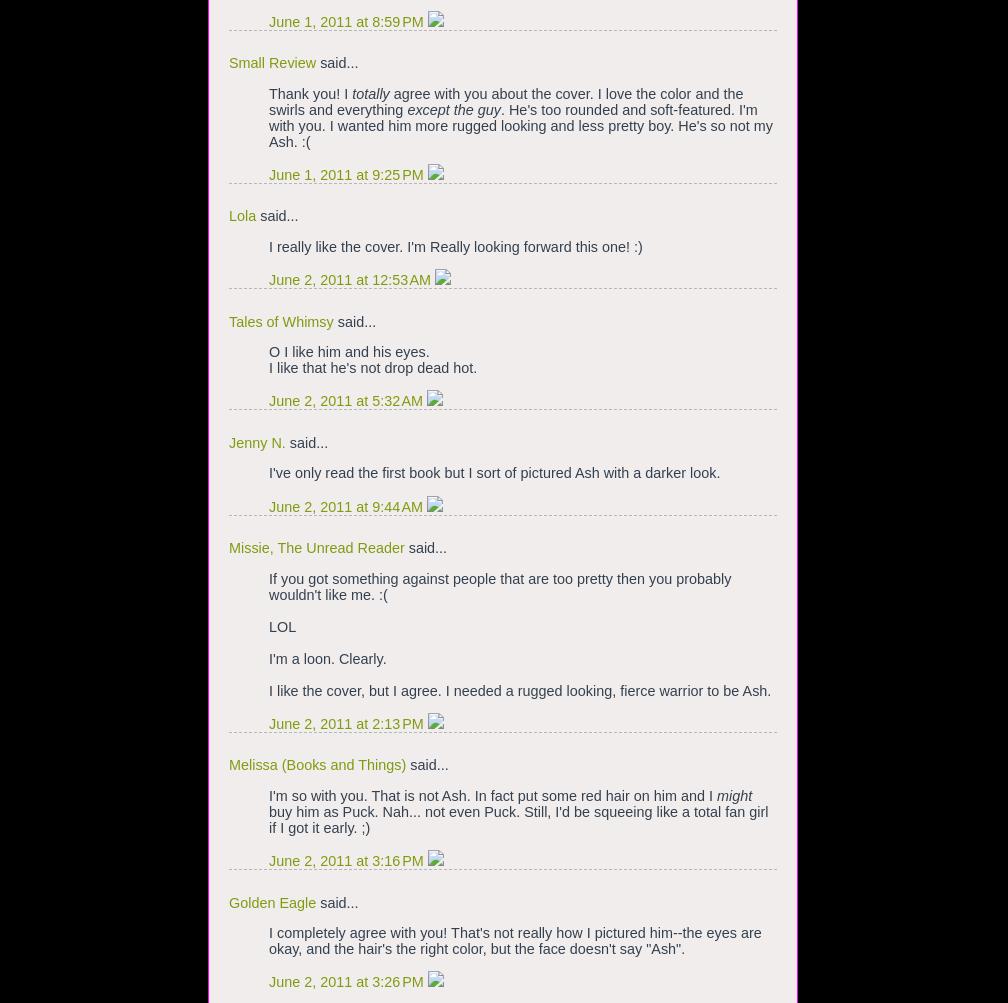 The image size is (1008, 1003). What do you see at coordinates (347, 20) in the screenshot?
I see `'June 1, 2011 at 8:59 PM'` at bounding box center [347, 20].